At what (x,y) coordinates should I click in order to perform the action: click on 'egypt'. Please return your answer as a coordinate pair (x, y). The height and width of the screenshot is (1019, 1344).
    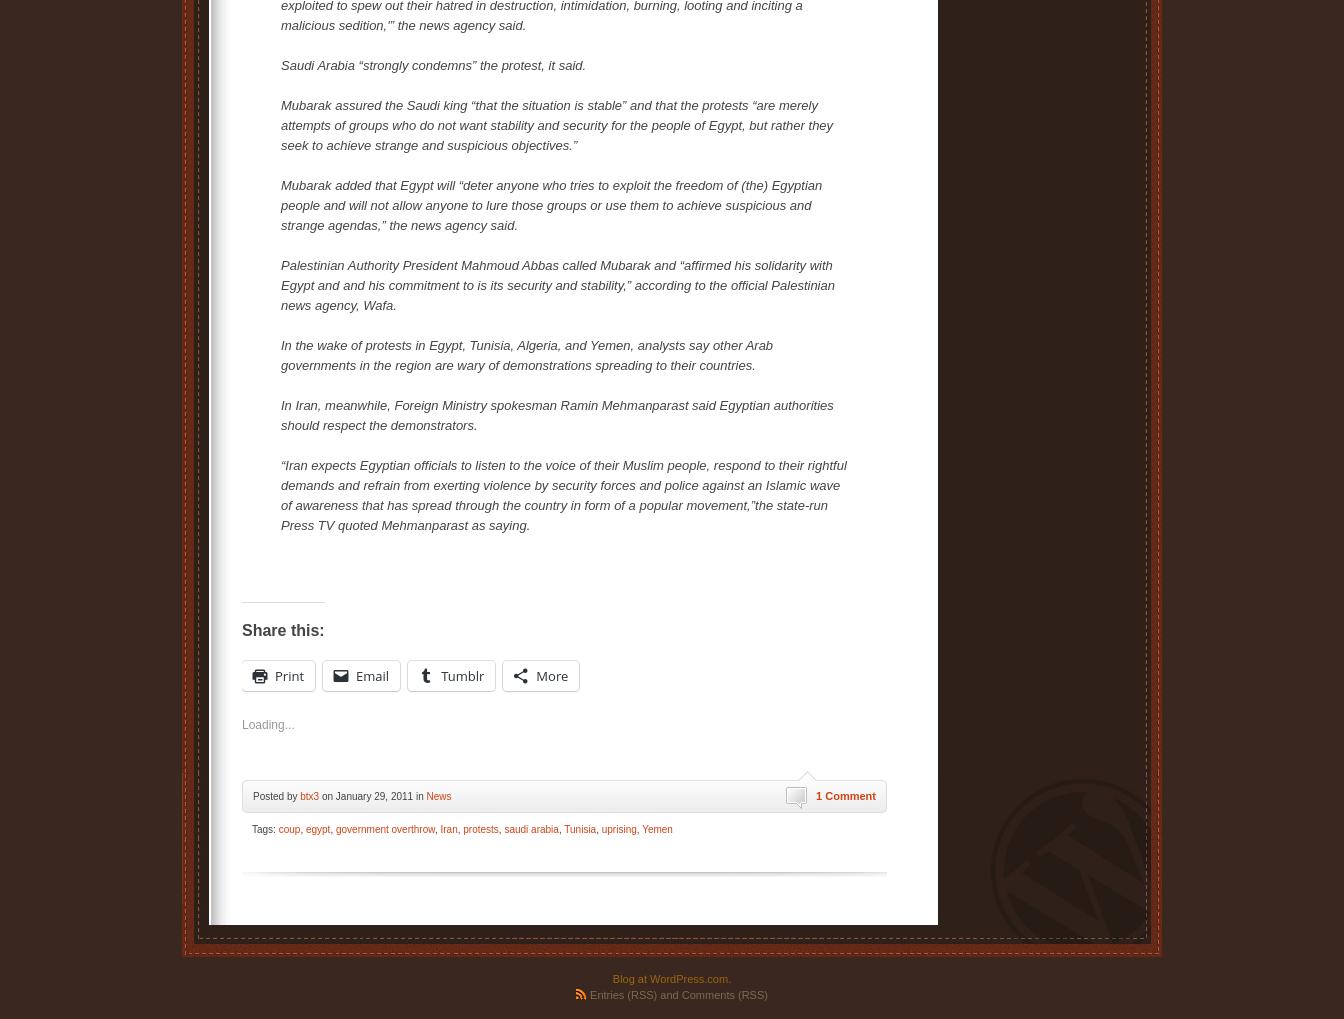
    Looking at the image, I should click on (317, 829).